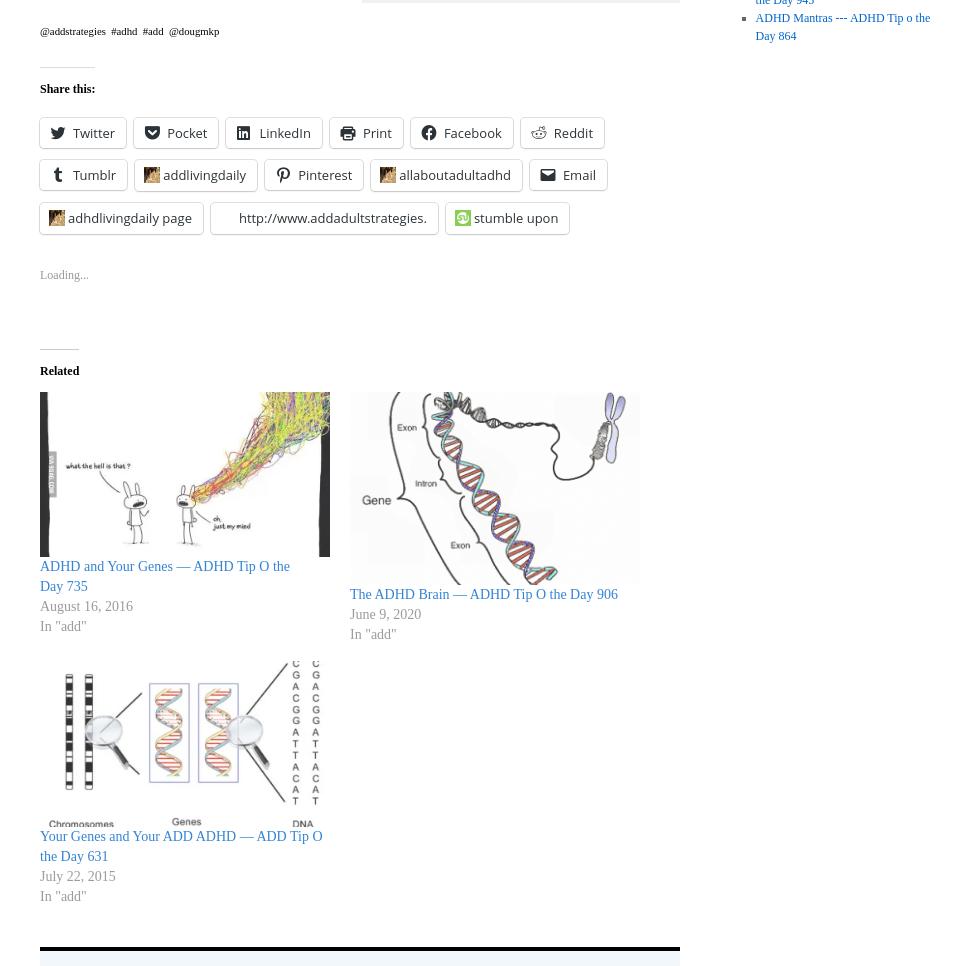 The image size is (980, 966). I want to click on 'Email', so click(562, 172).